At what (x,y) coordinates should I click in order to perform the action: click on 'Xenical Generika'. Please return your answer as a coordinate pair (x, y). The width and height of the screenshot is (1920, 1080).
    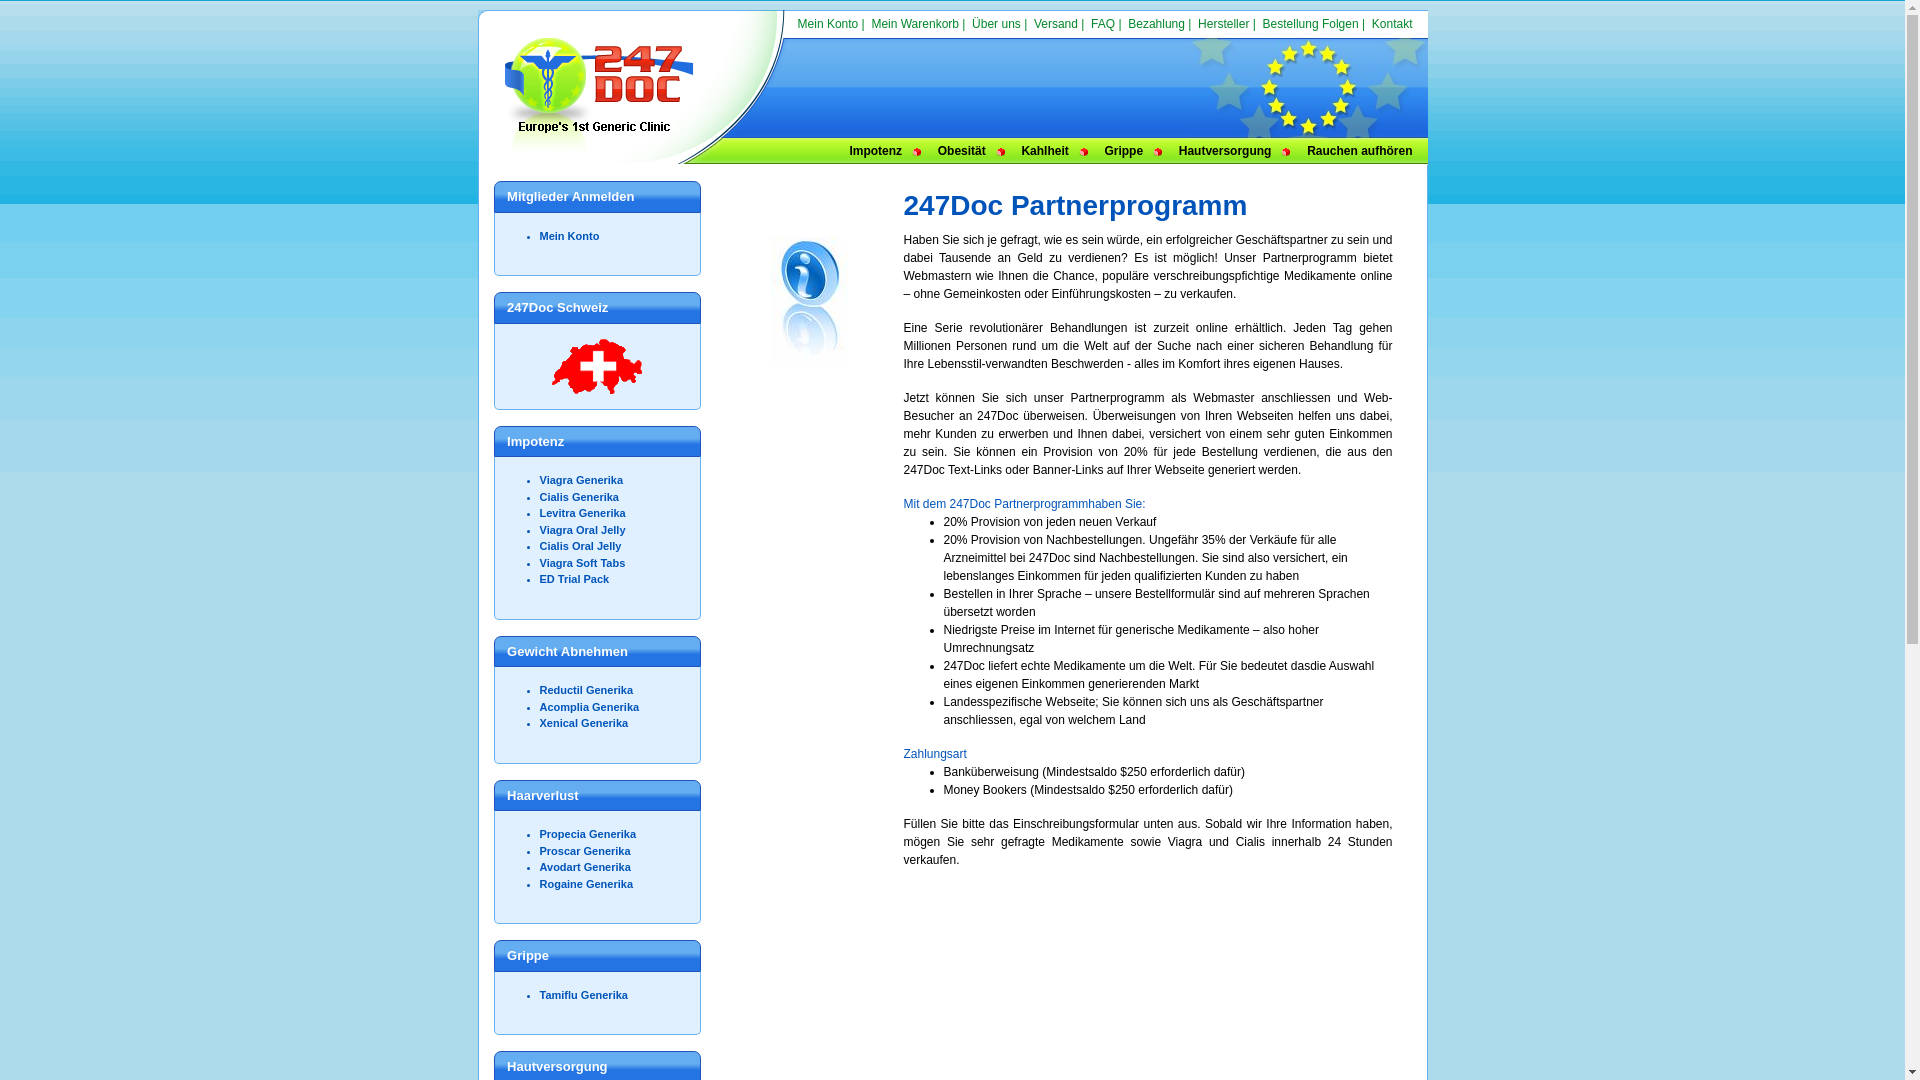
    Looking at the image, I should click on (583, 722).